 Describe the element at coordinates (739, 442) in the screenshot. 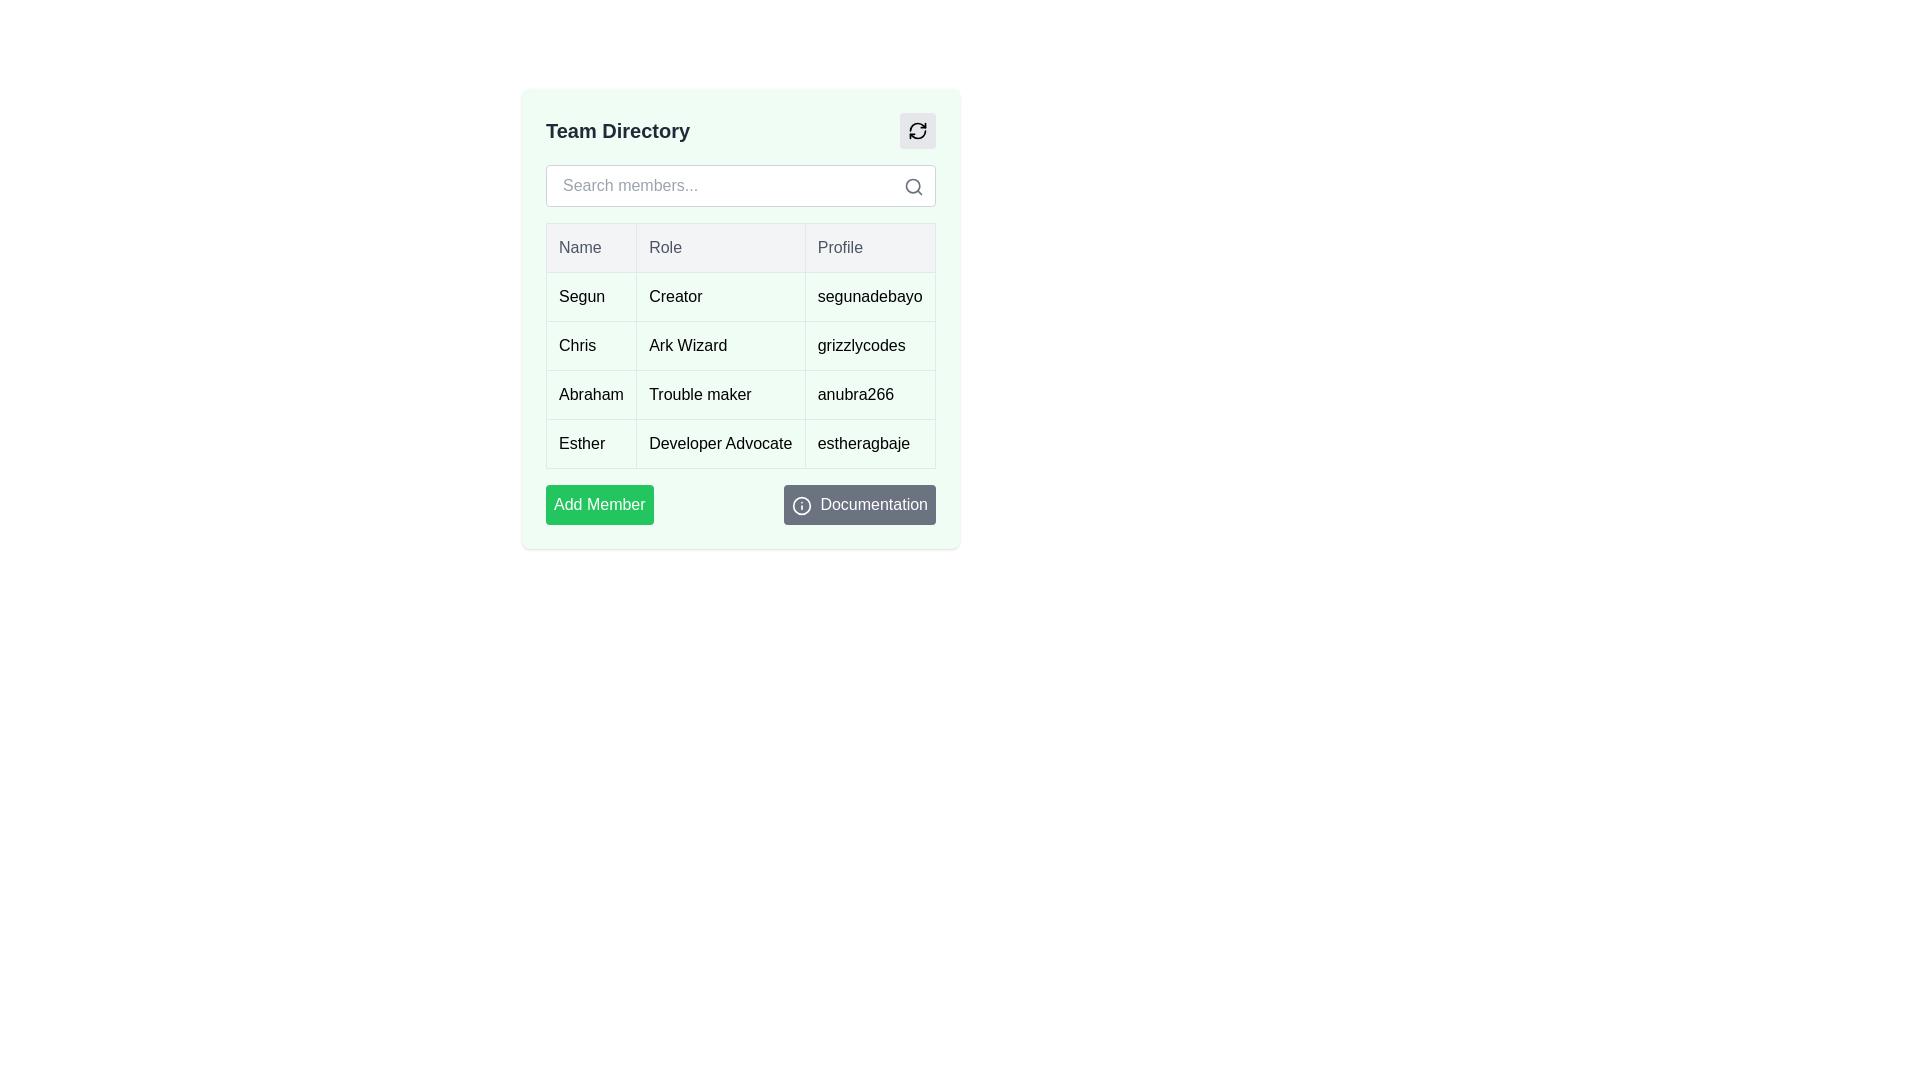

I see `the fourth row of the table under the 'Team Directory' header, which contains the entries 'Esther', 'Developer Advocate', and 'estheragbaje', to invoke a context menu` at that location.